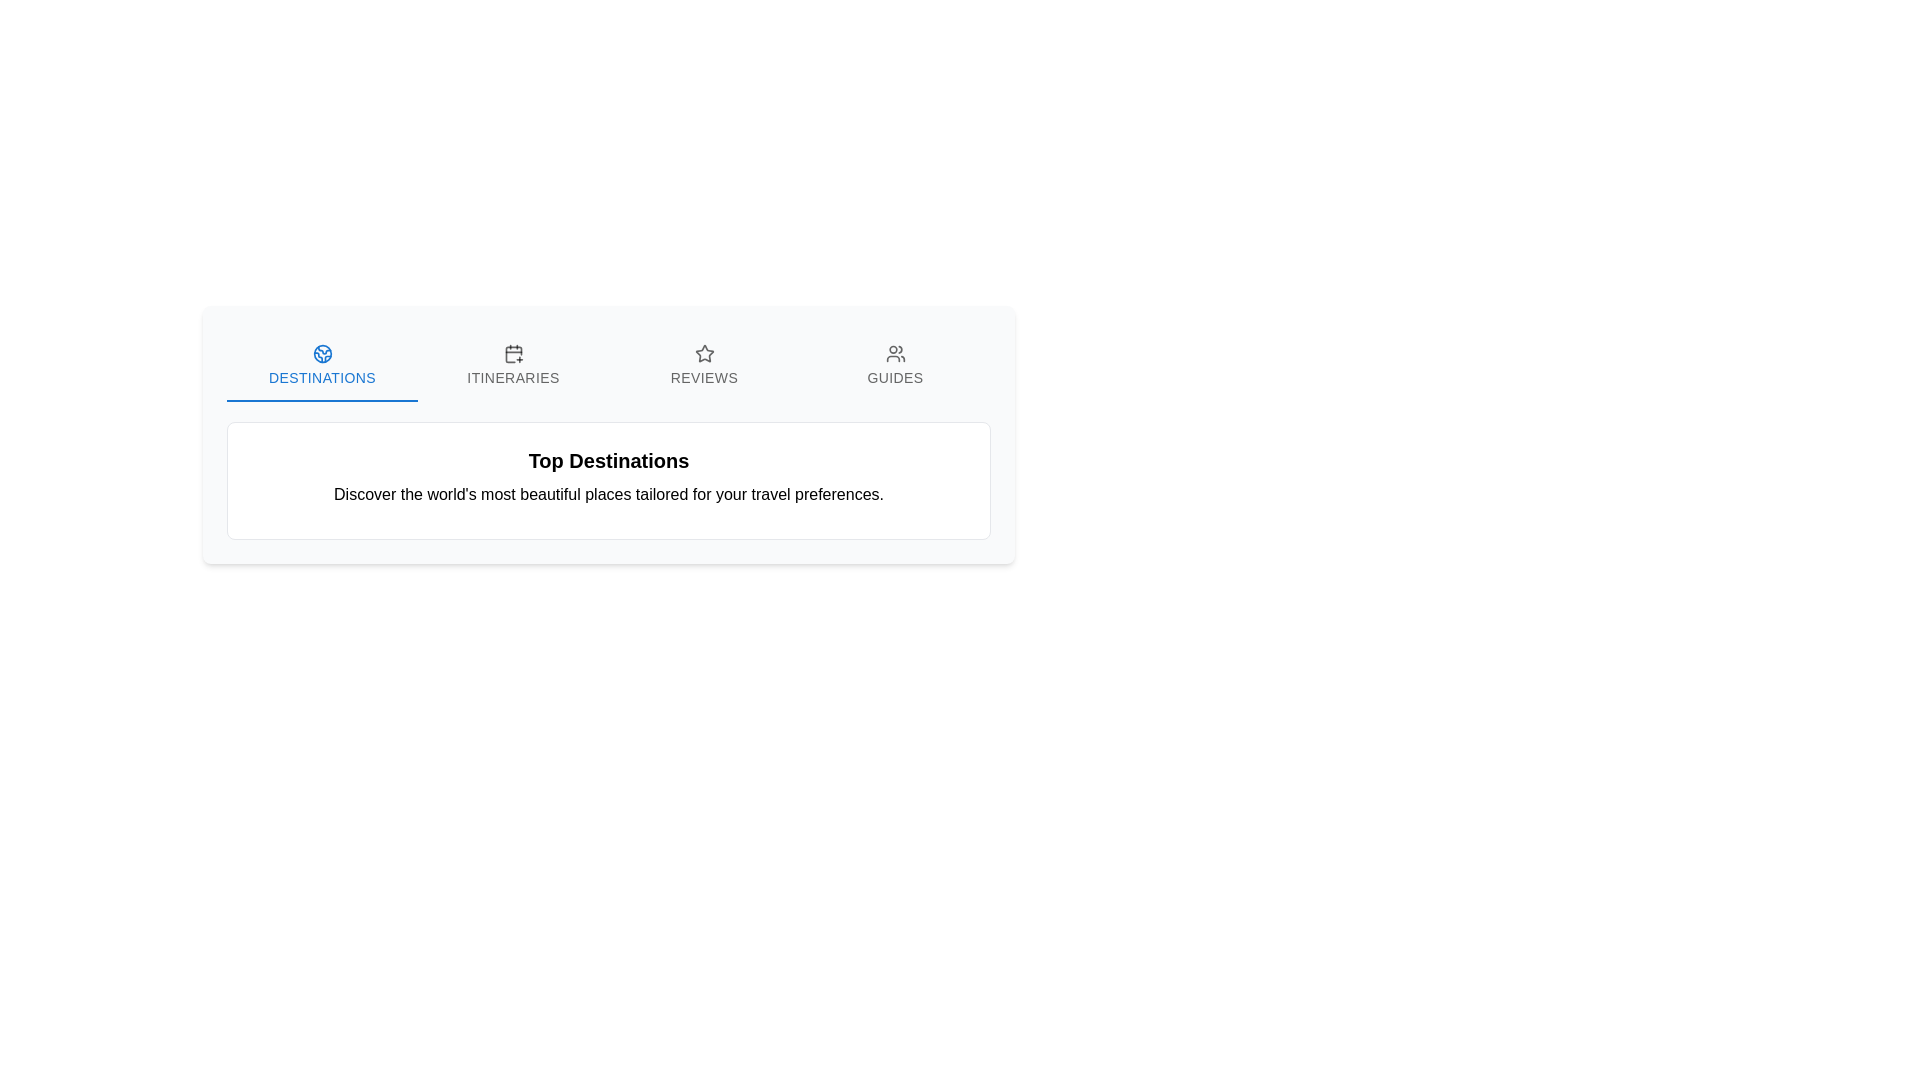 This screenshot has width=1920, height=1080. What do you see at coordinates (513, 353) in the screenshot?
I see `the itineraries icon located directly above the 'Itineraries' text within the navigation bar` at bounding box center [513, 353].